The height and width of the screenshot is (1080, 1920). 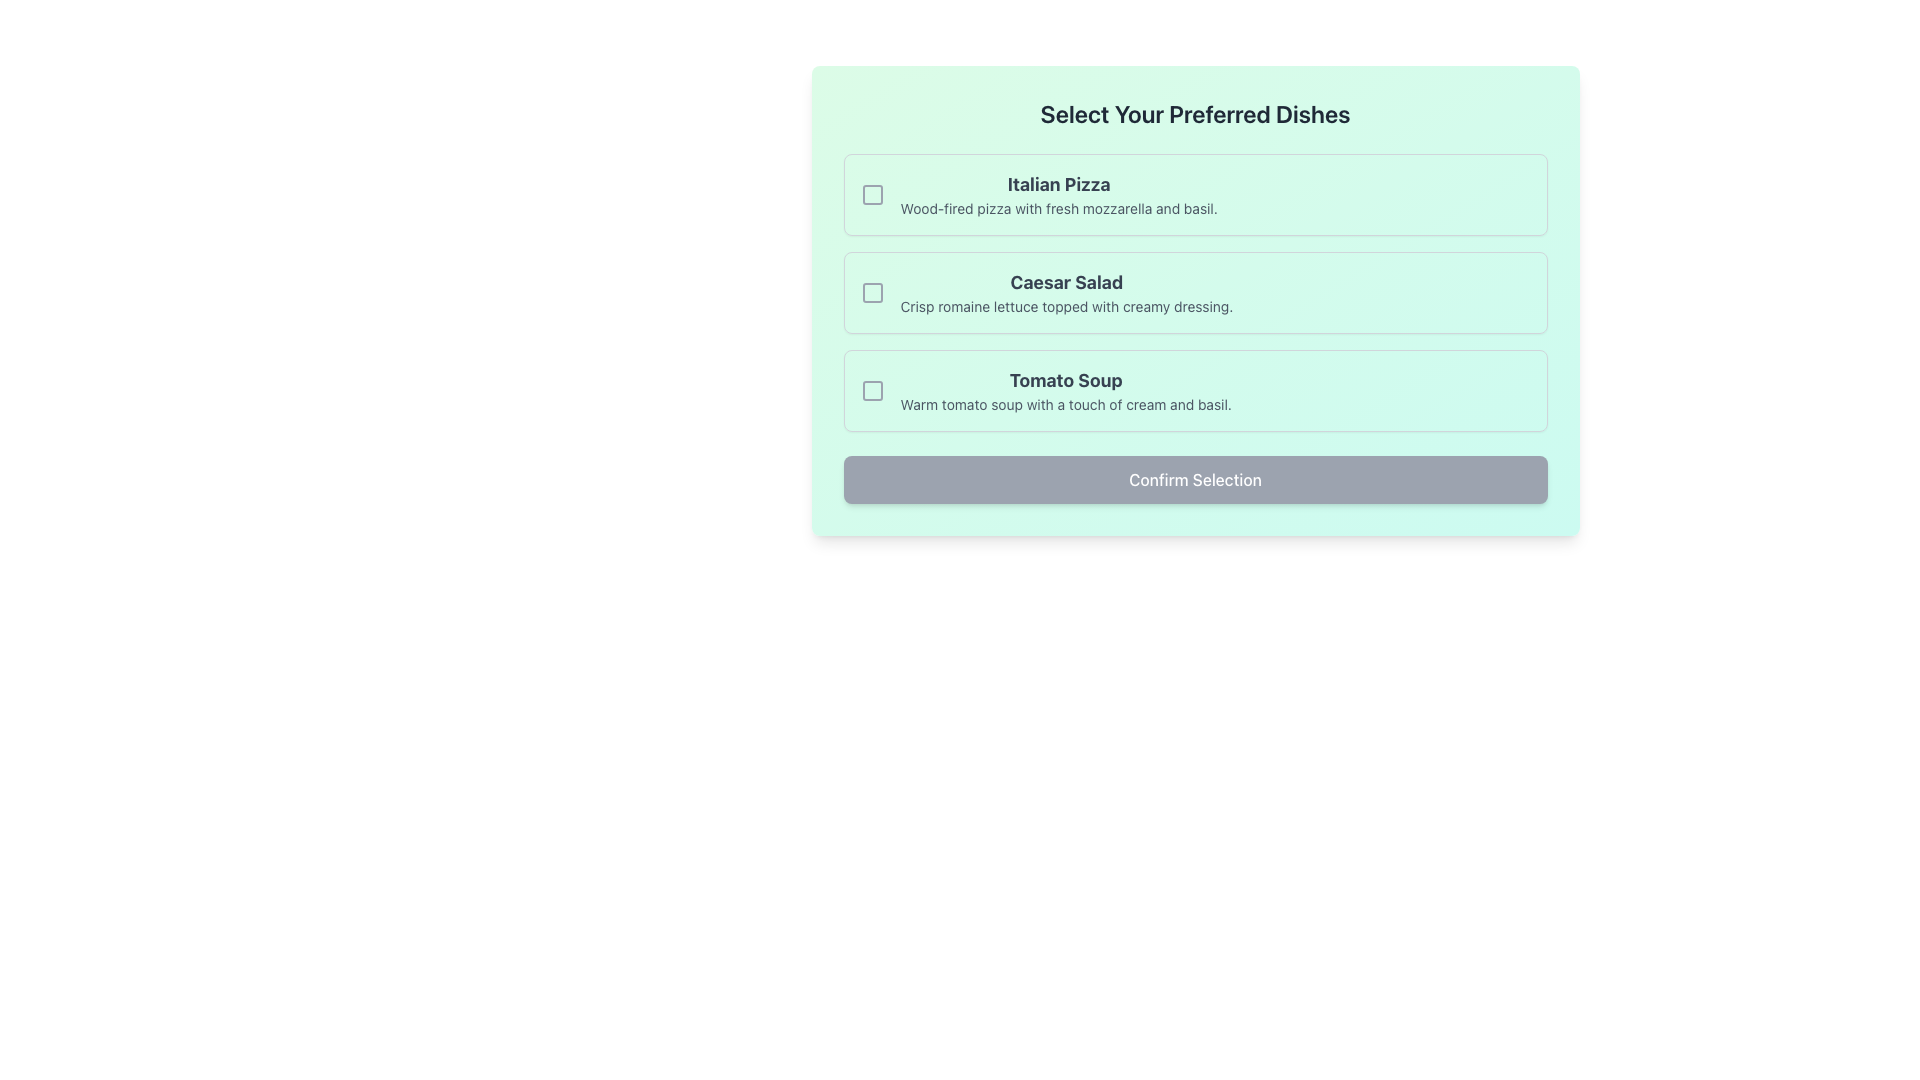 I want to click on the selectable list item labeled 'Tomato Soup', so click(x=1195, y=390).